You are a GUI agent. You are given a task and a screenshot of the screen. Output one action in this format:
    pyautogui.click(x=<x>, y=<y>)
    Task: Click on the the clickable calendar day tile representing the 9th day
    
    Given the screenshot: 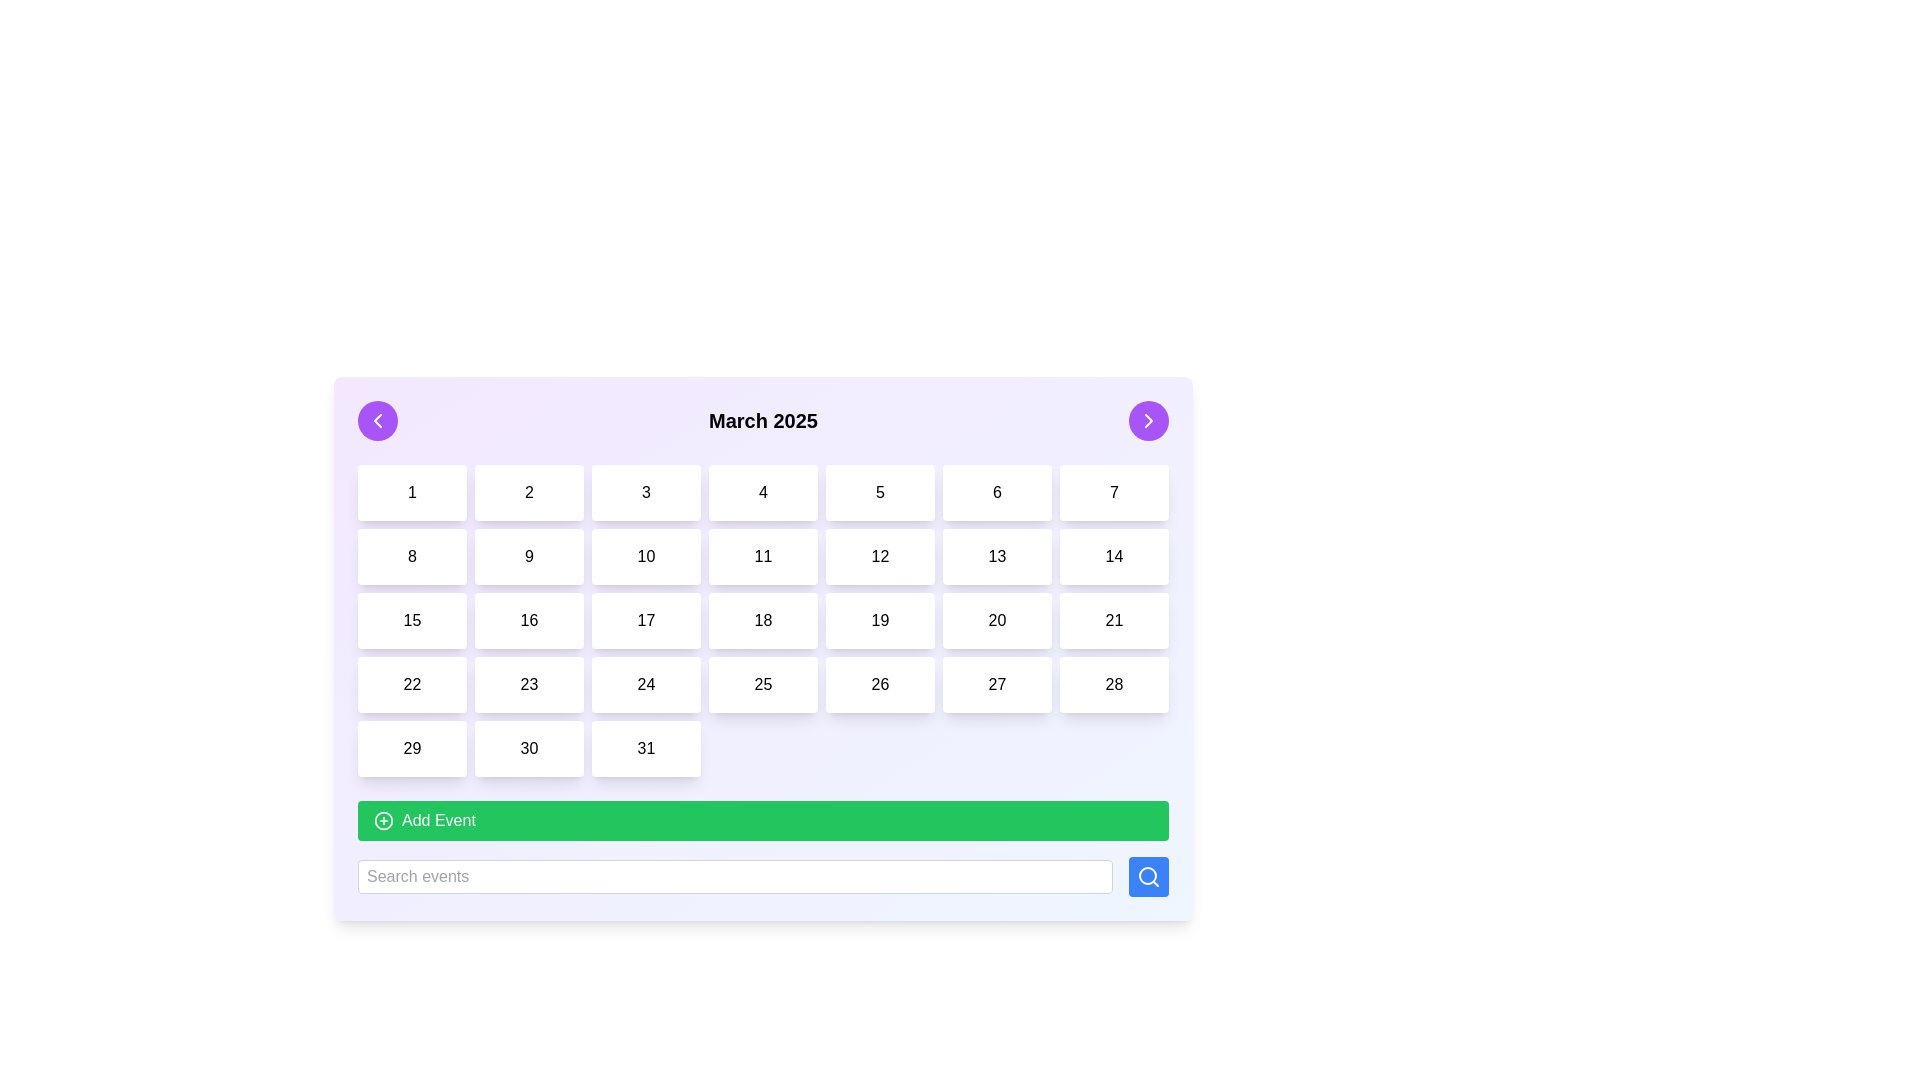 What is the action you would take?
    pyautogui.click(x=529, y=556)
    